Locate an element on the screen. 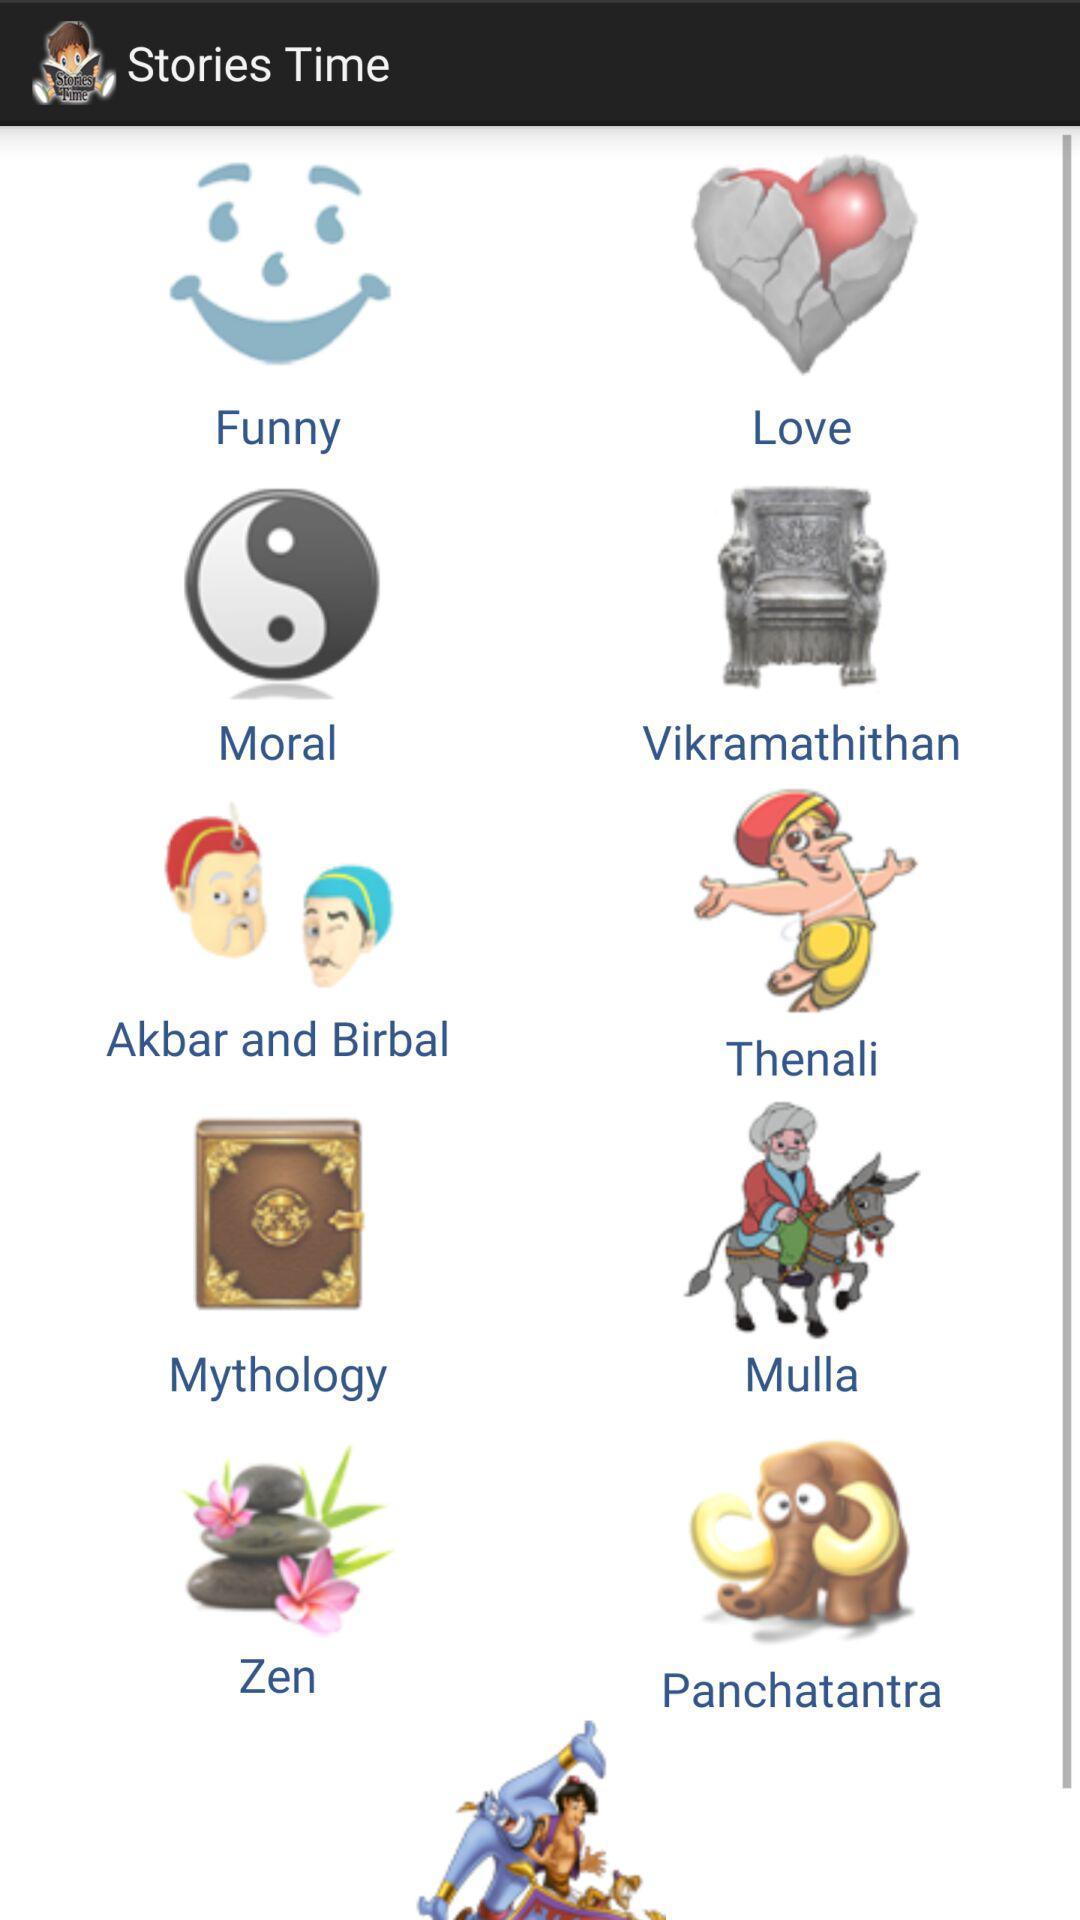 This screenshot has width=1080, height=1920. icon below the mythology button is located at coordinates (801, 1561).